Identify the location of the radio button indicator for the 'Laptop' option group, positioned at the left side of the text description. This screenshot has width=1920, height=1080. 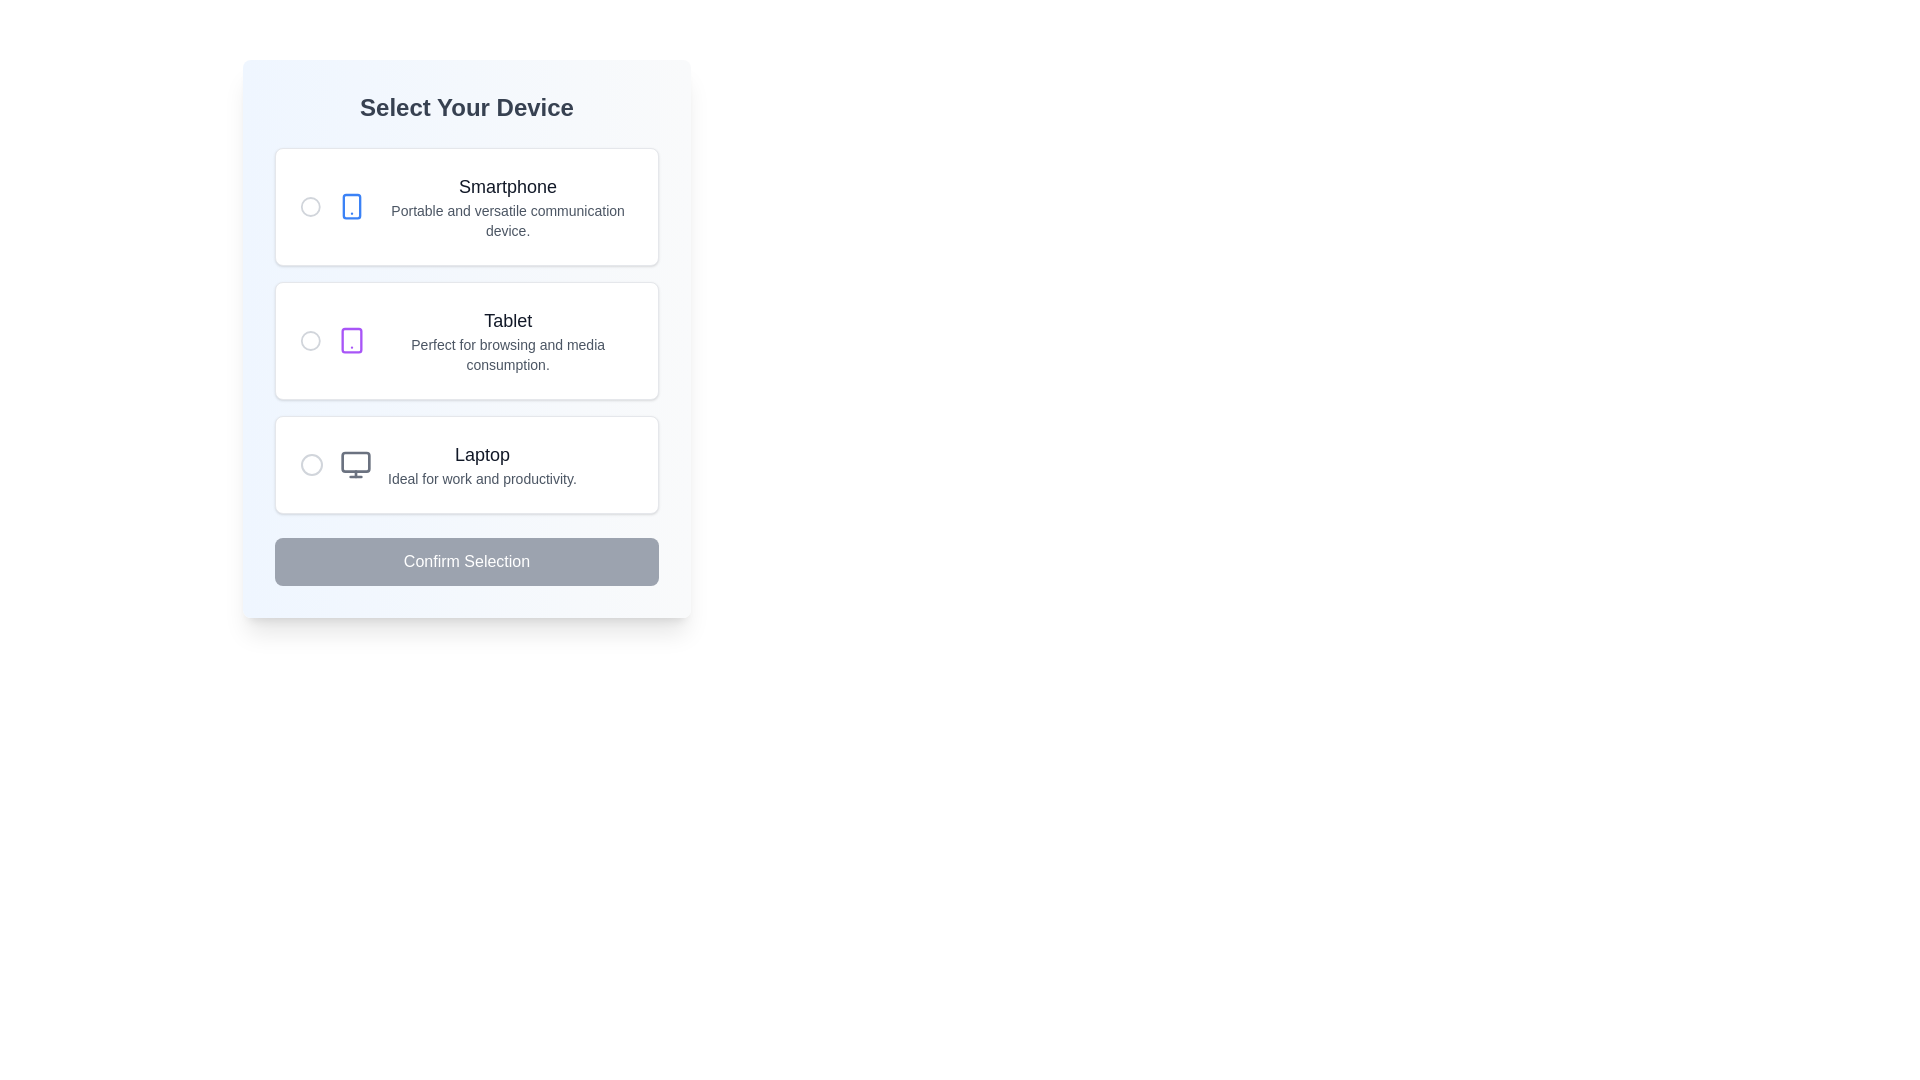
(311, 465).